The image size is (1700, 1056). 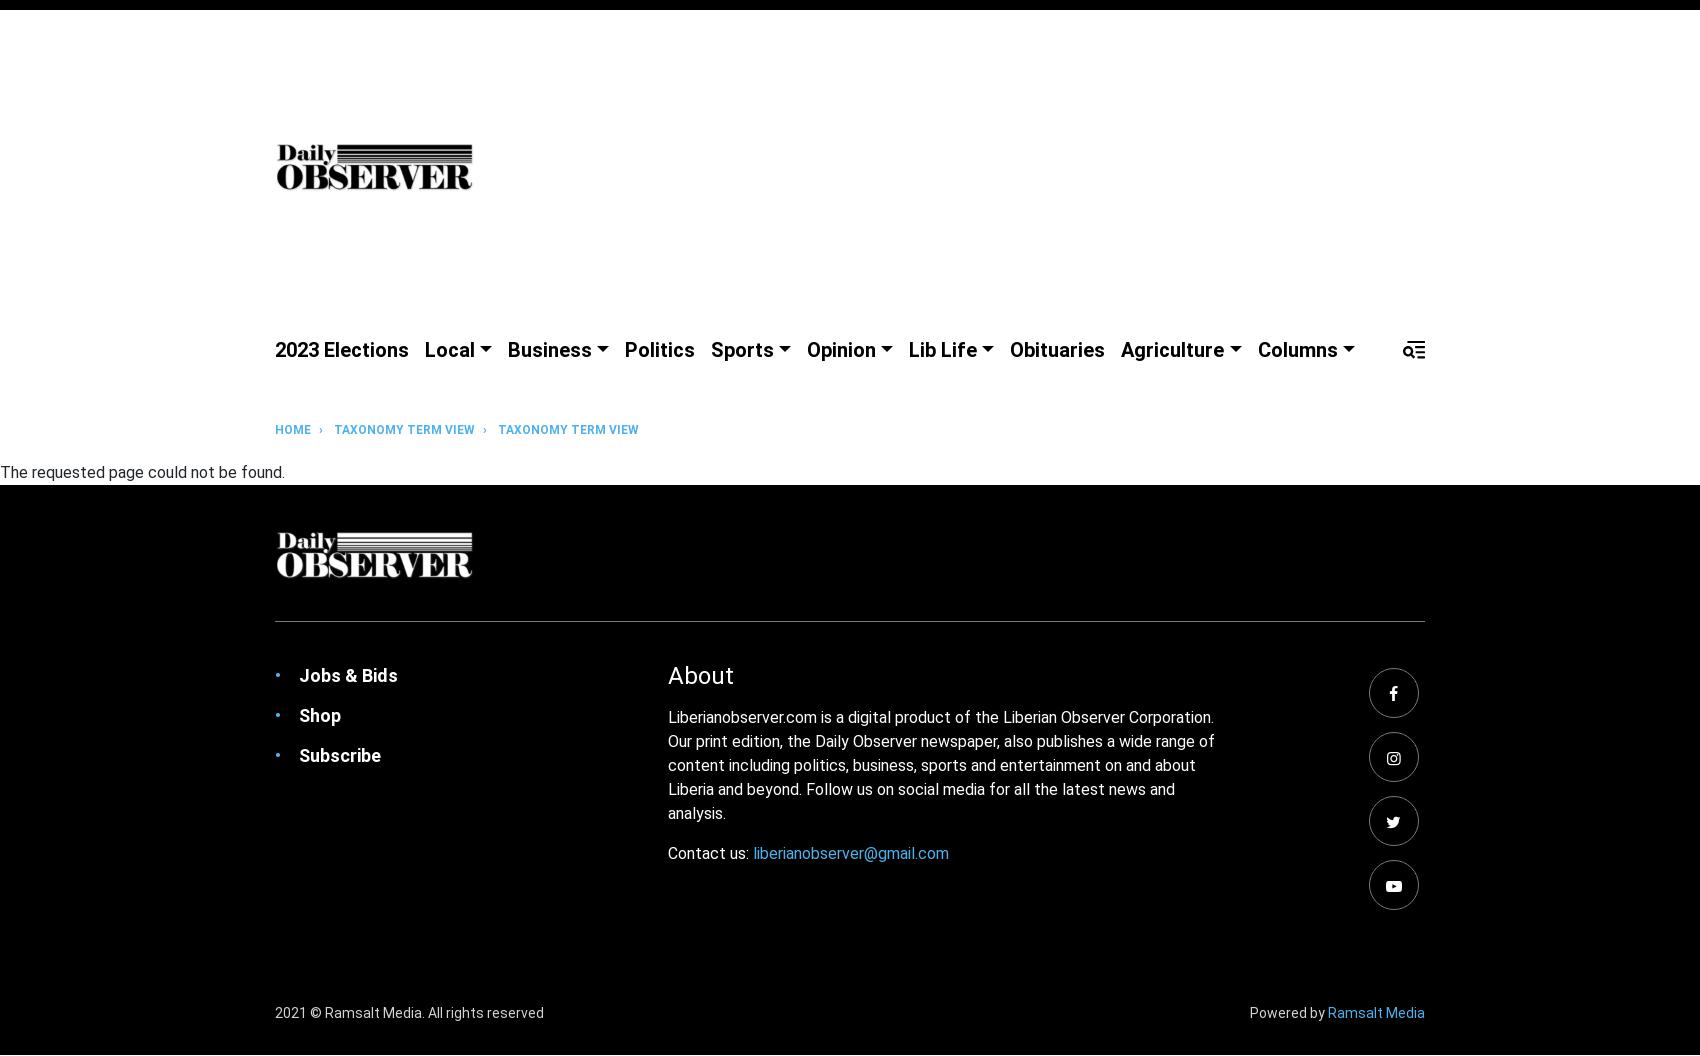 What do you see at coordinates (701, 674) in the screenshot?
I see `'About'` at bounding box center [701, 674].